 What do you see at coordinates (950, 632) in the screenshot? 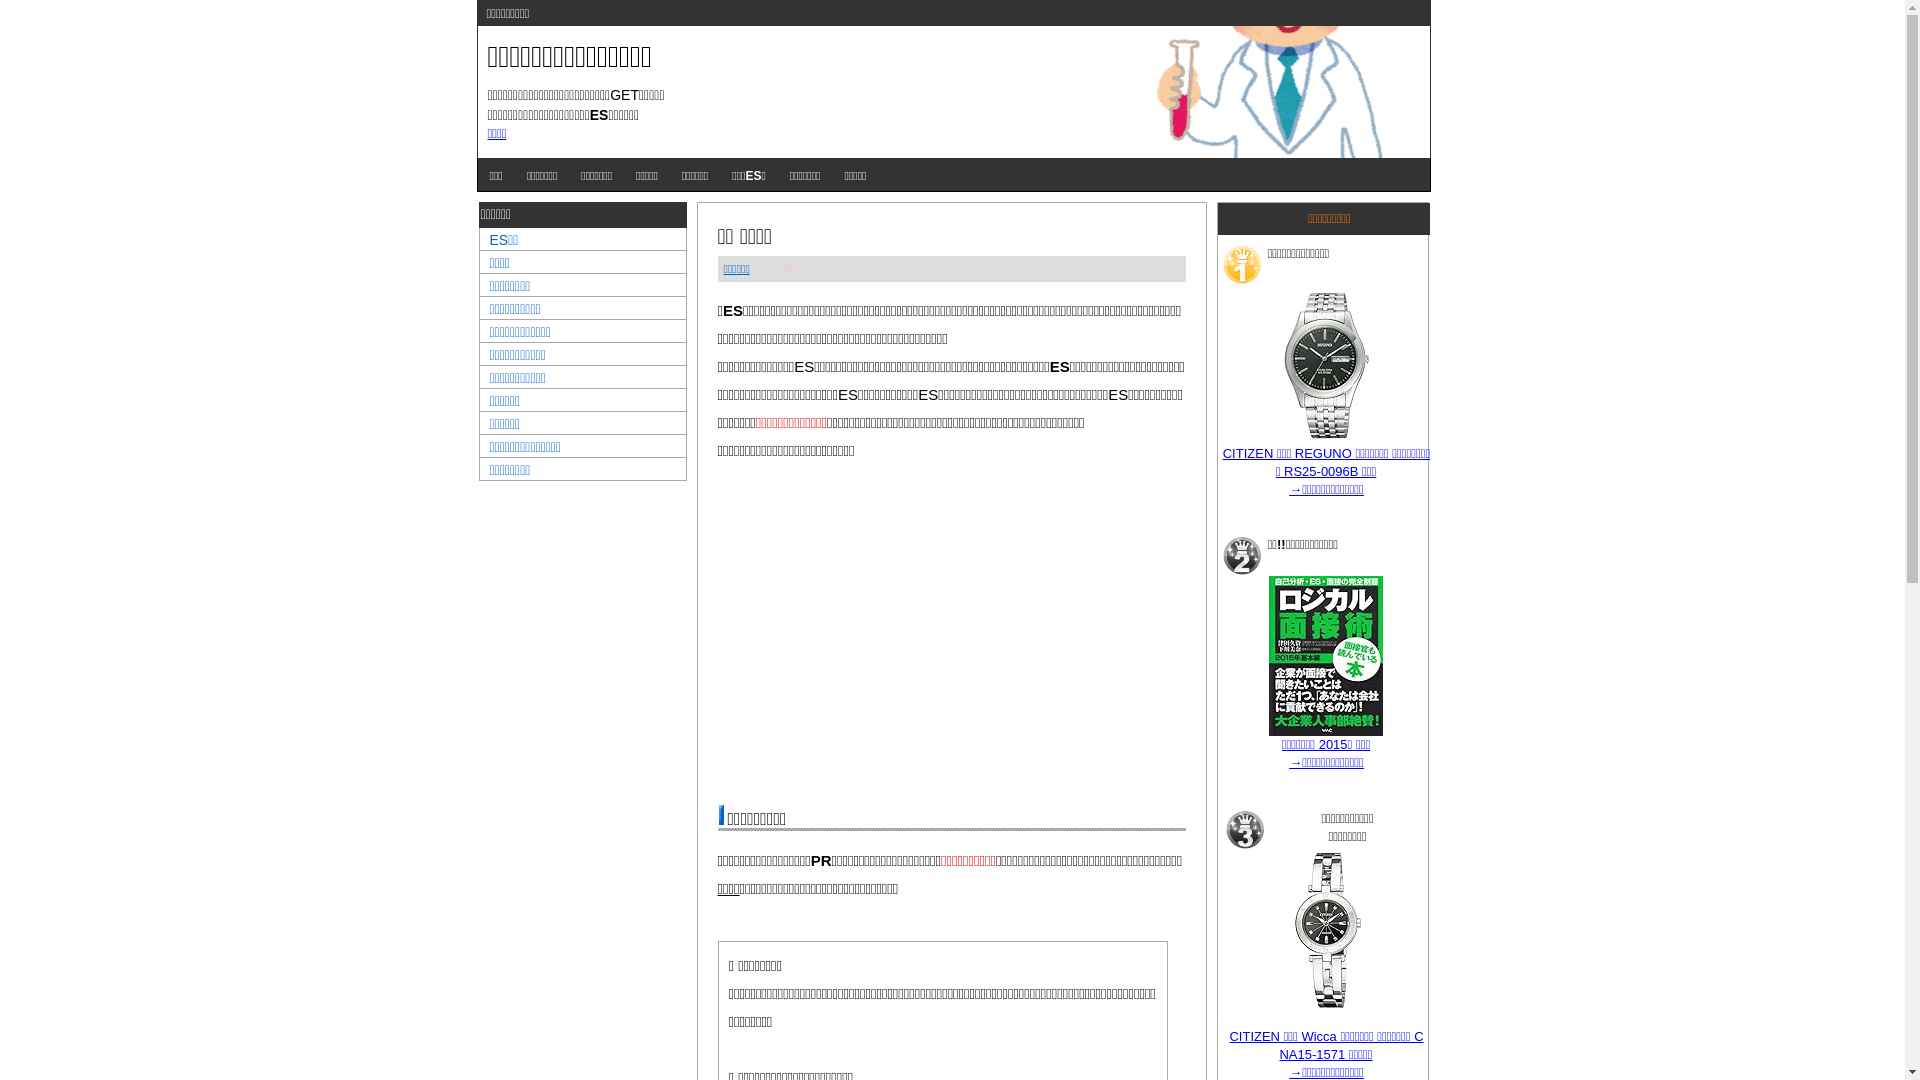
I see `'Advertisement'` at bounding box center [950, 632].